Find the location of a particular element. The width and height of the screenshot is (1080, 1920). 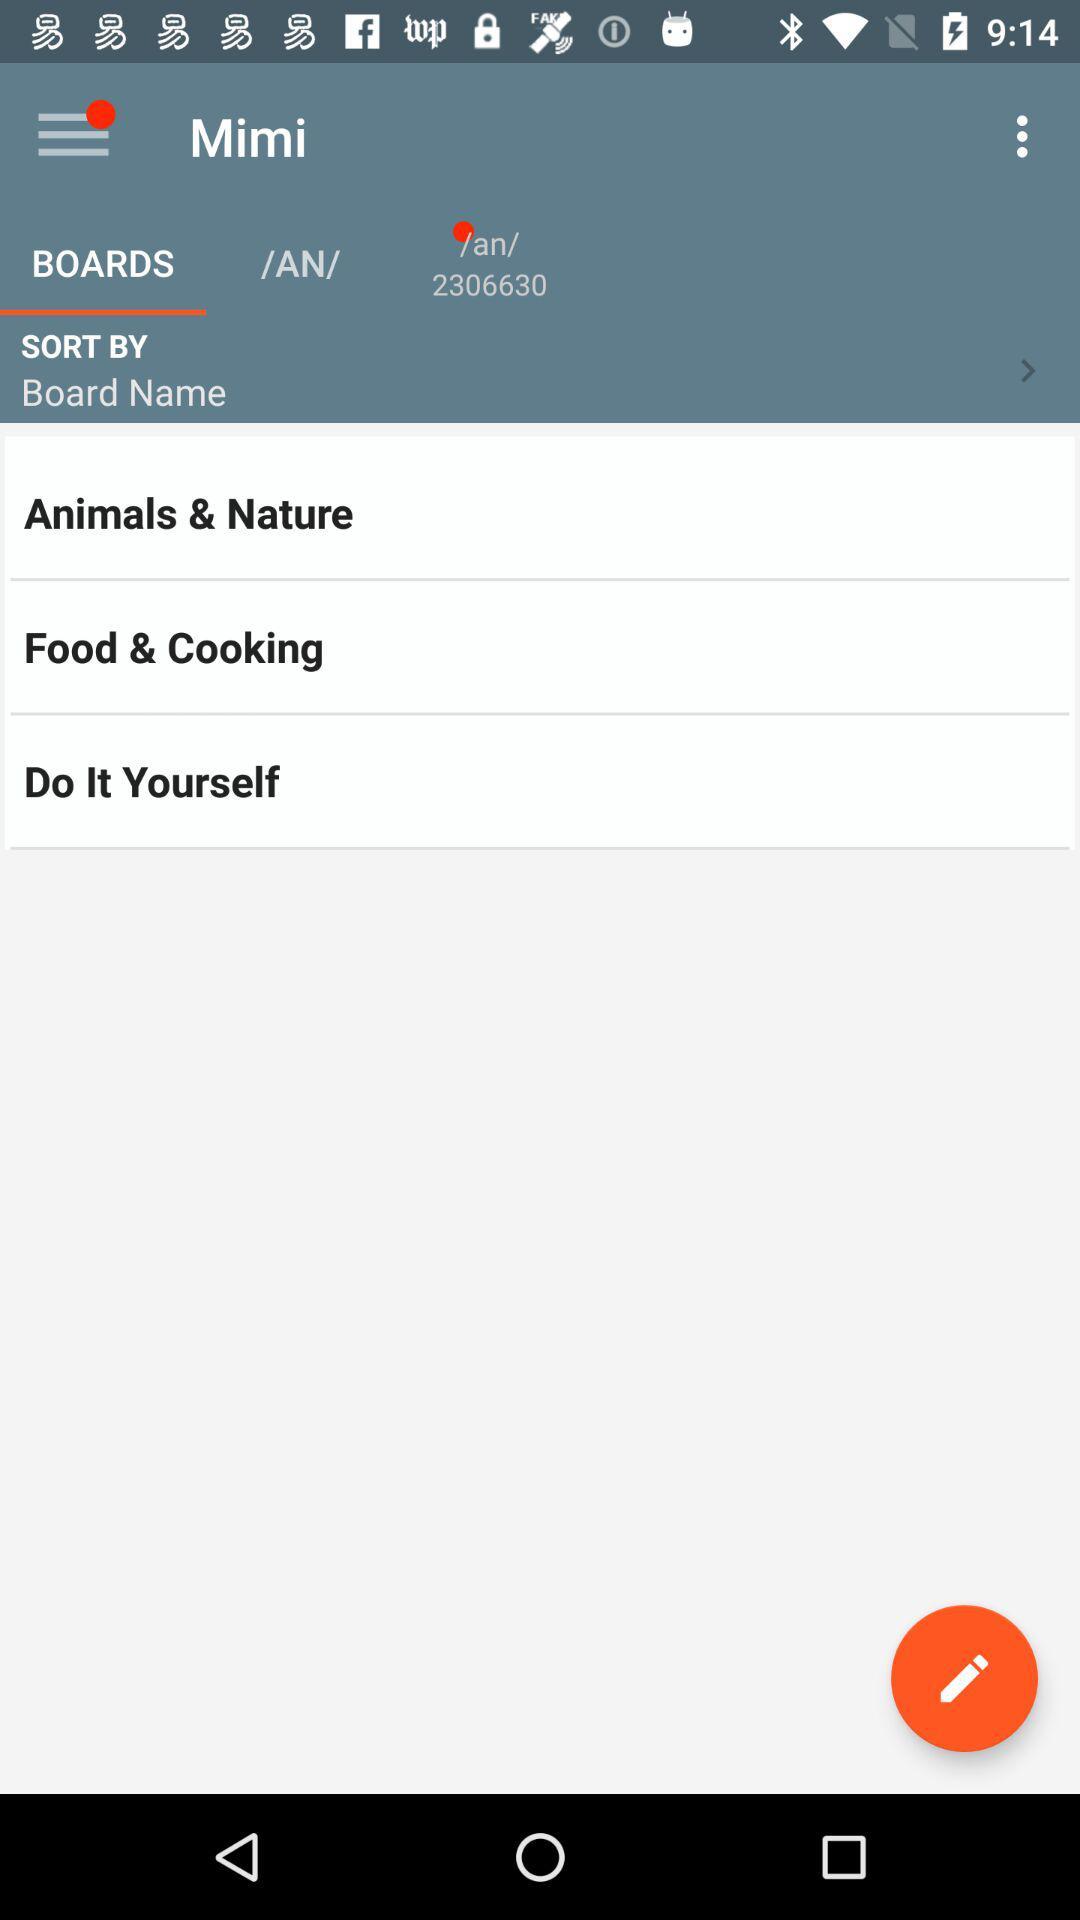

the edit icon is located at coordinates (963, 1678).